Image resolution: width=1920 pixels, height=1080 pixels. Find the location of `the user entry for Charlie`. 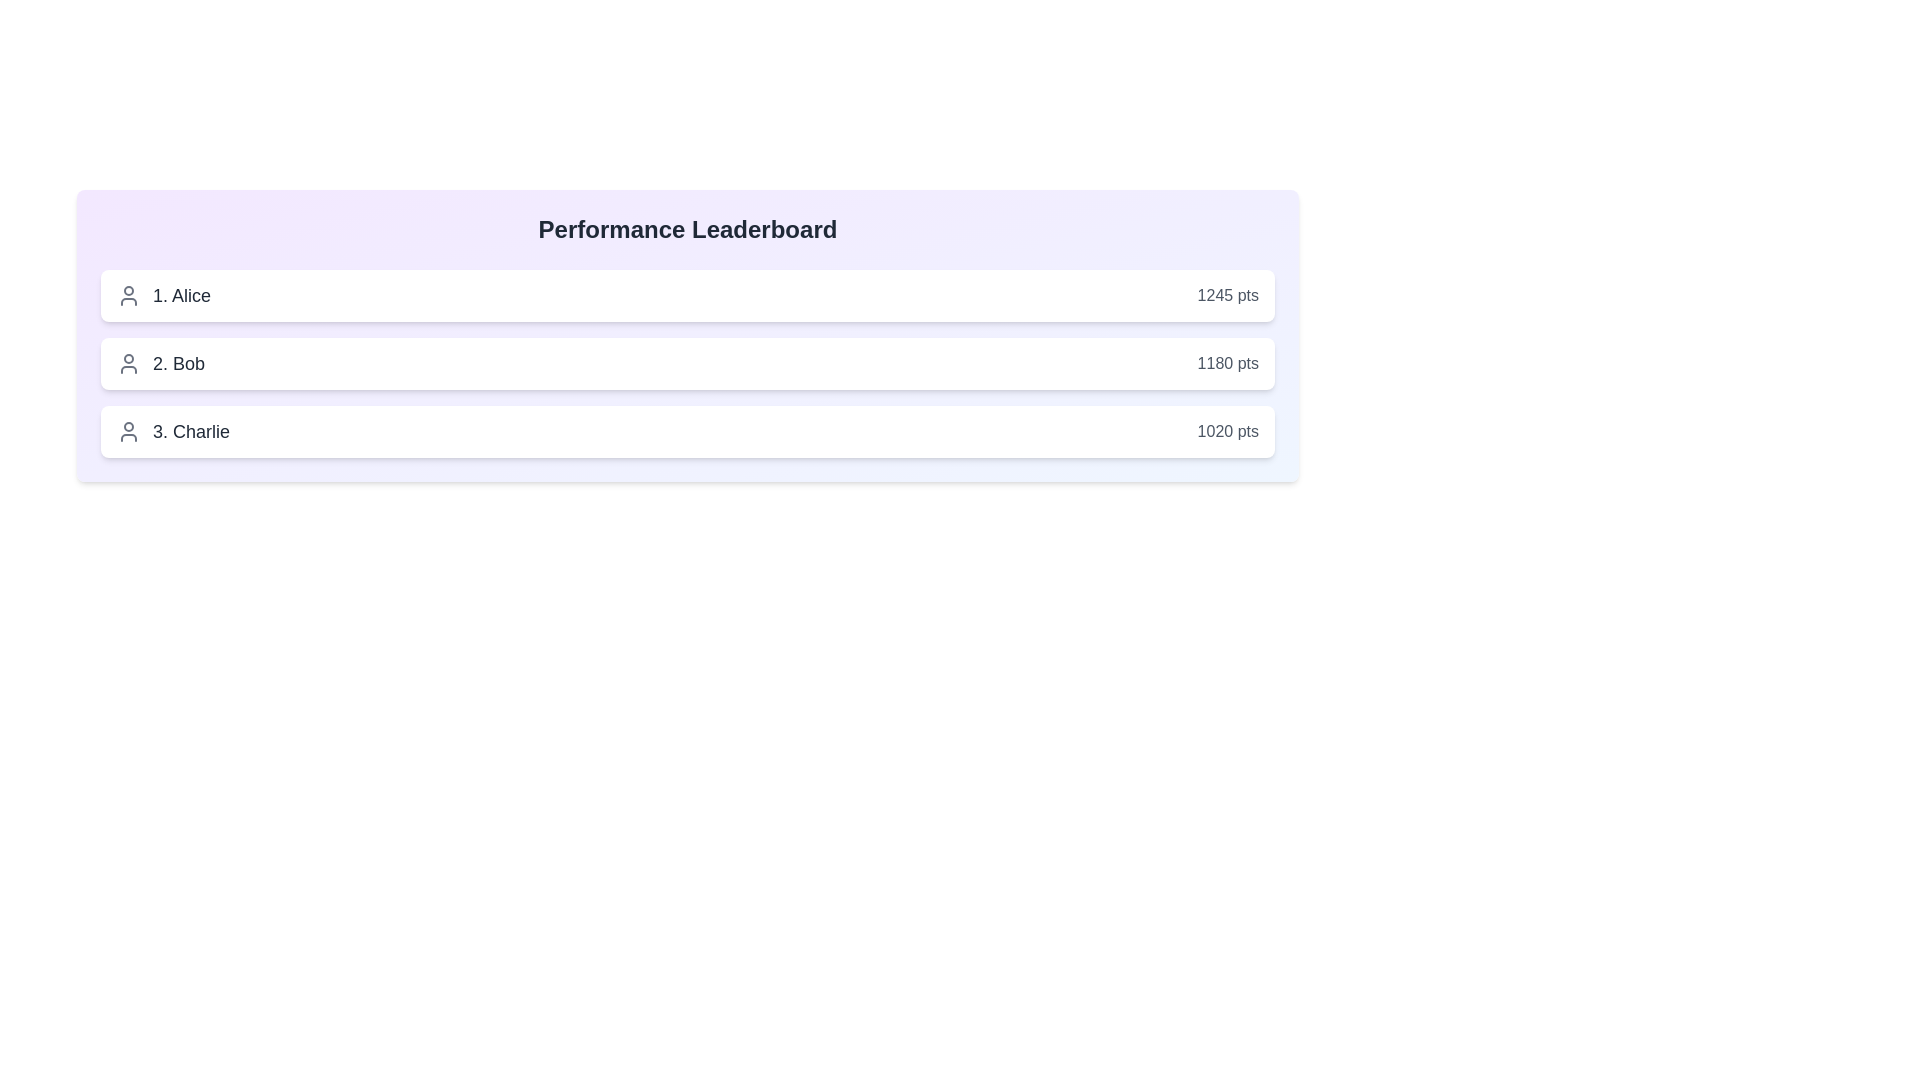

the user entry for Charlie is located at coordinates (687, 431).